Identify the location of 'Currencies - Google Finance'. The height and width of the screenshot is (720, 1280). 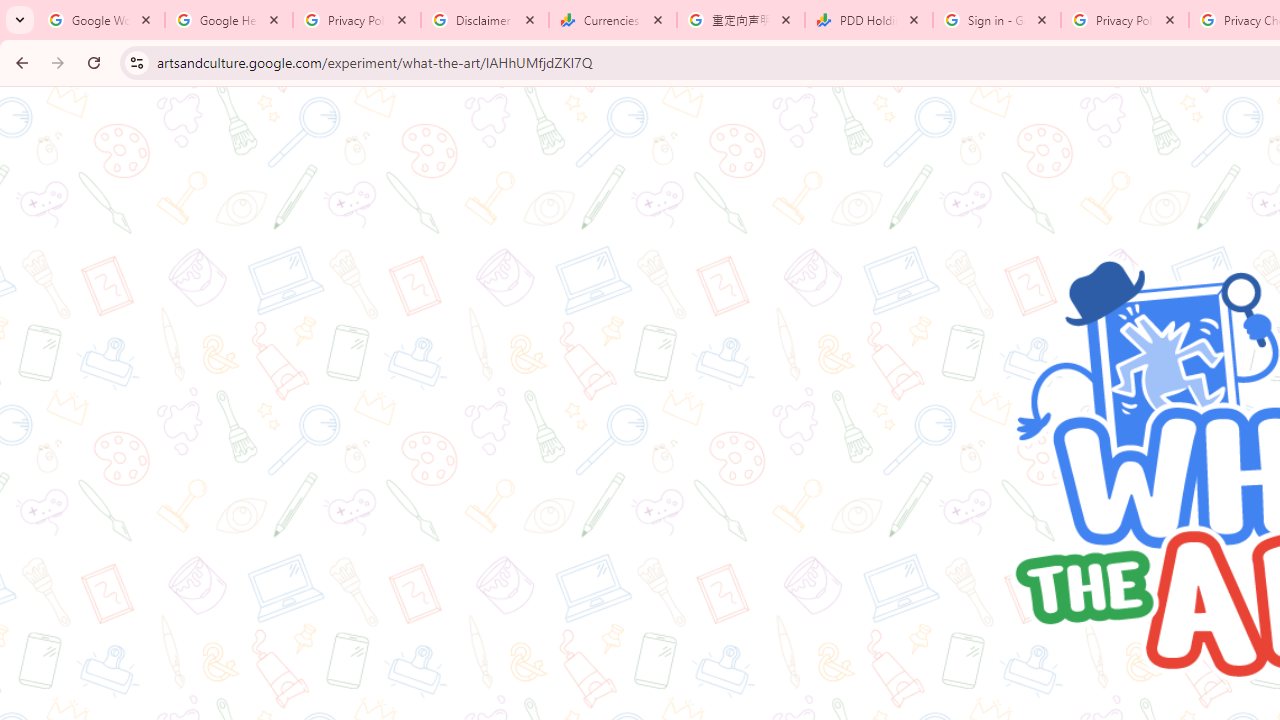
(612, 20).